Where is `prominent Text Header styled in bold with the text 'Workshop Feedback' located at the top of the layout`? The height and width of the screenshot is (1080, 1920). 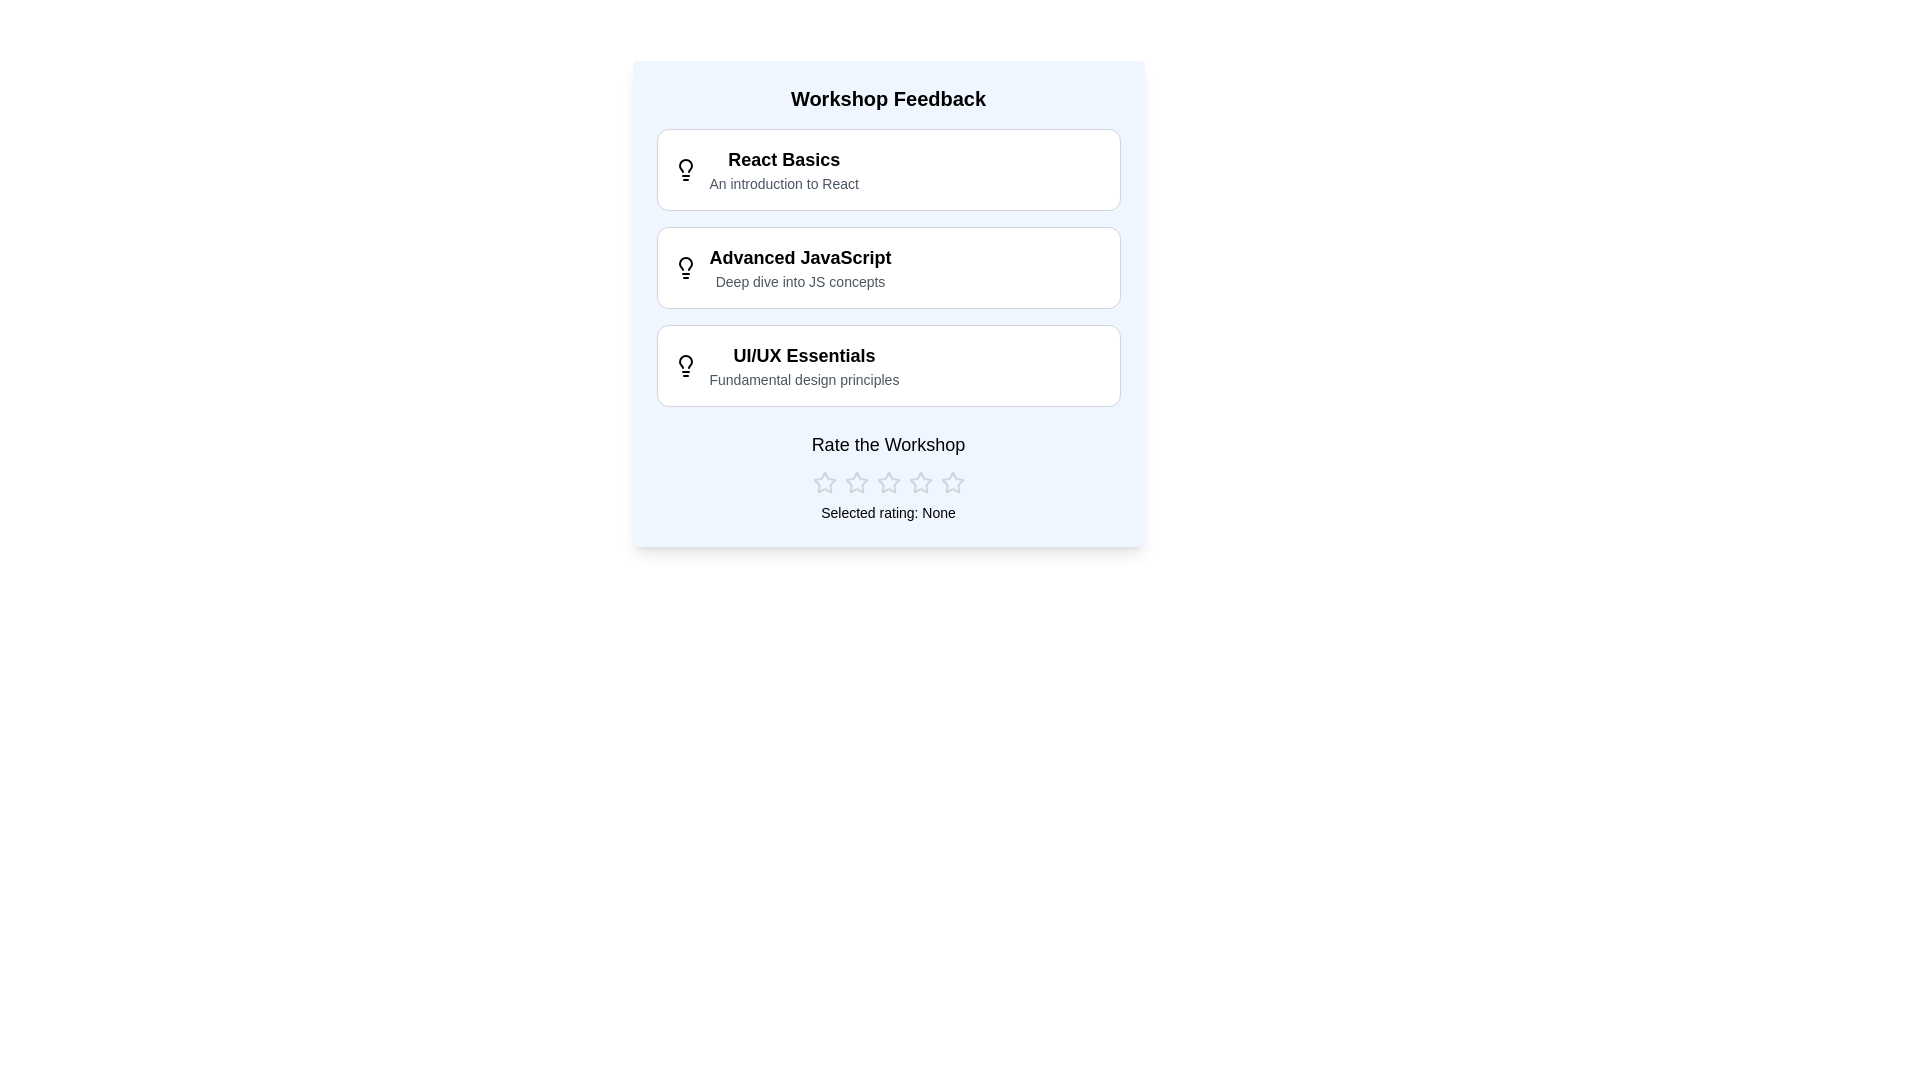
prominent Text Header styled in bold with the text 'Workshop Feedback' located at the top of the layout is located at coordinates (887, 99).